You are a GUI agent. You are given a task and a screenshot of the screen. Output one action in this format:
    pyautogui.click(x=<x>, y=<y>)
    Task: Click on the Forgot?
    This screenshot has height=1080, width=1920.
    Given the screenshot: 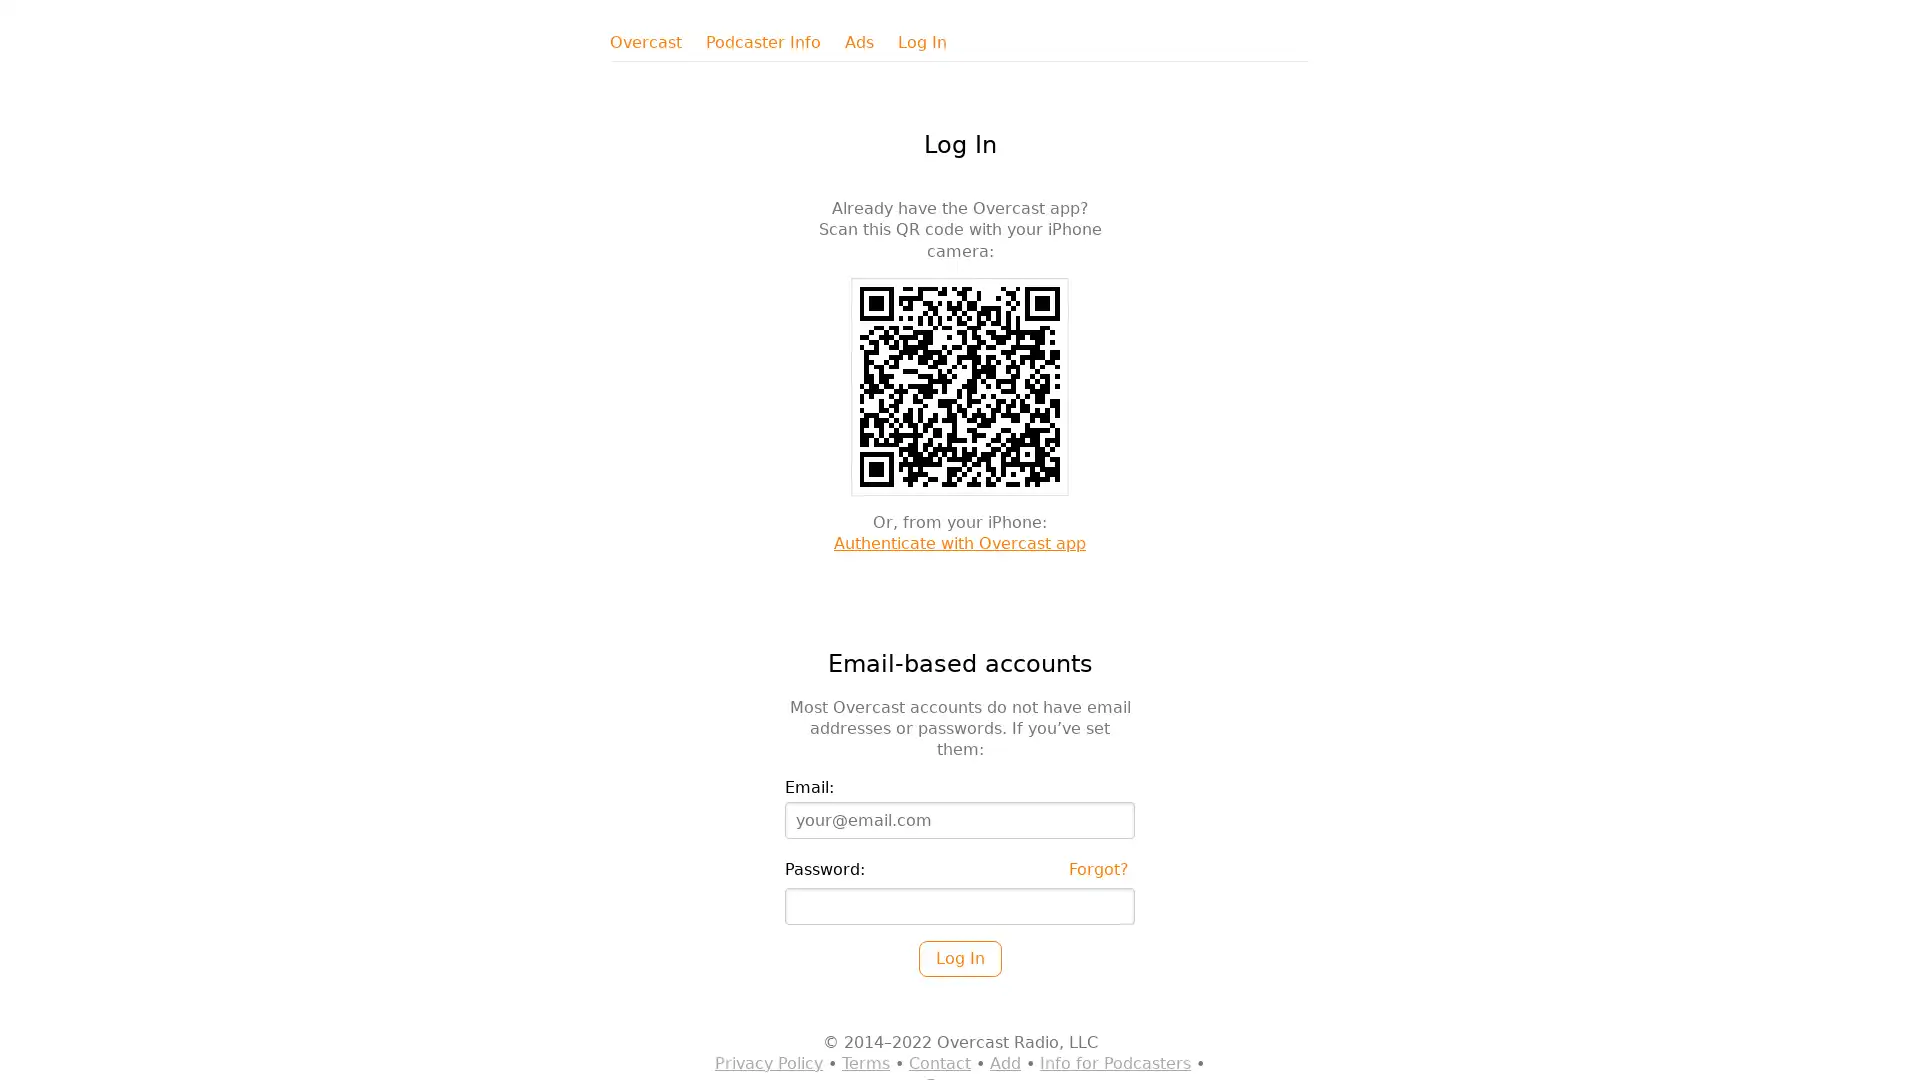 What is the action you would take?
    pyautogui.click(x=1098, y=867)
    